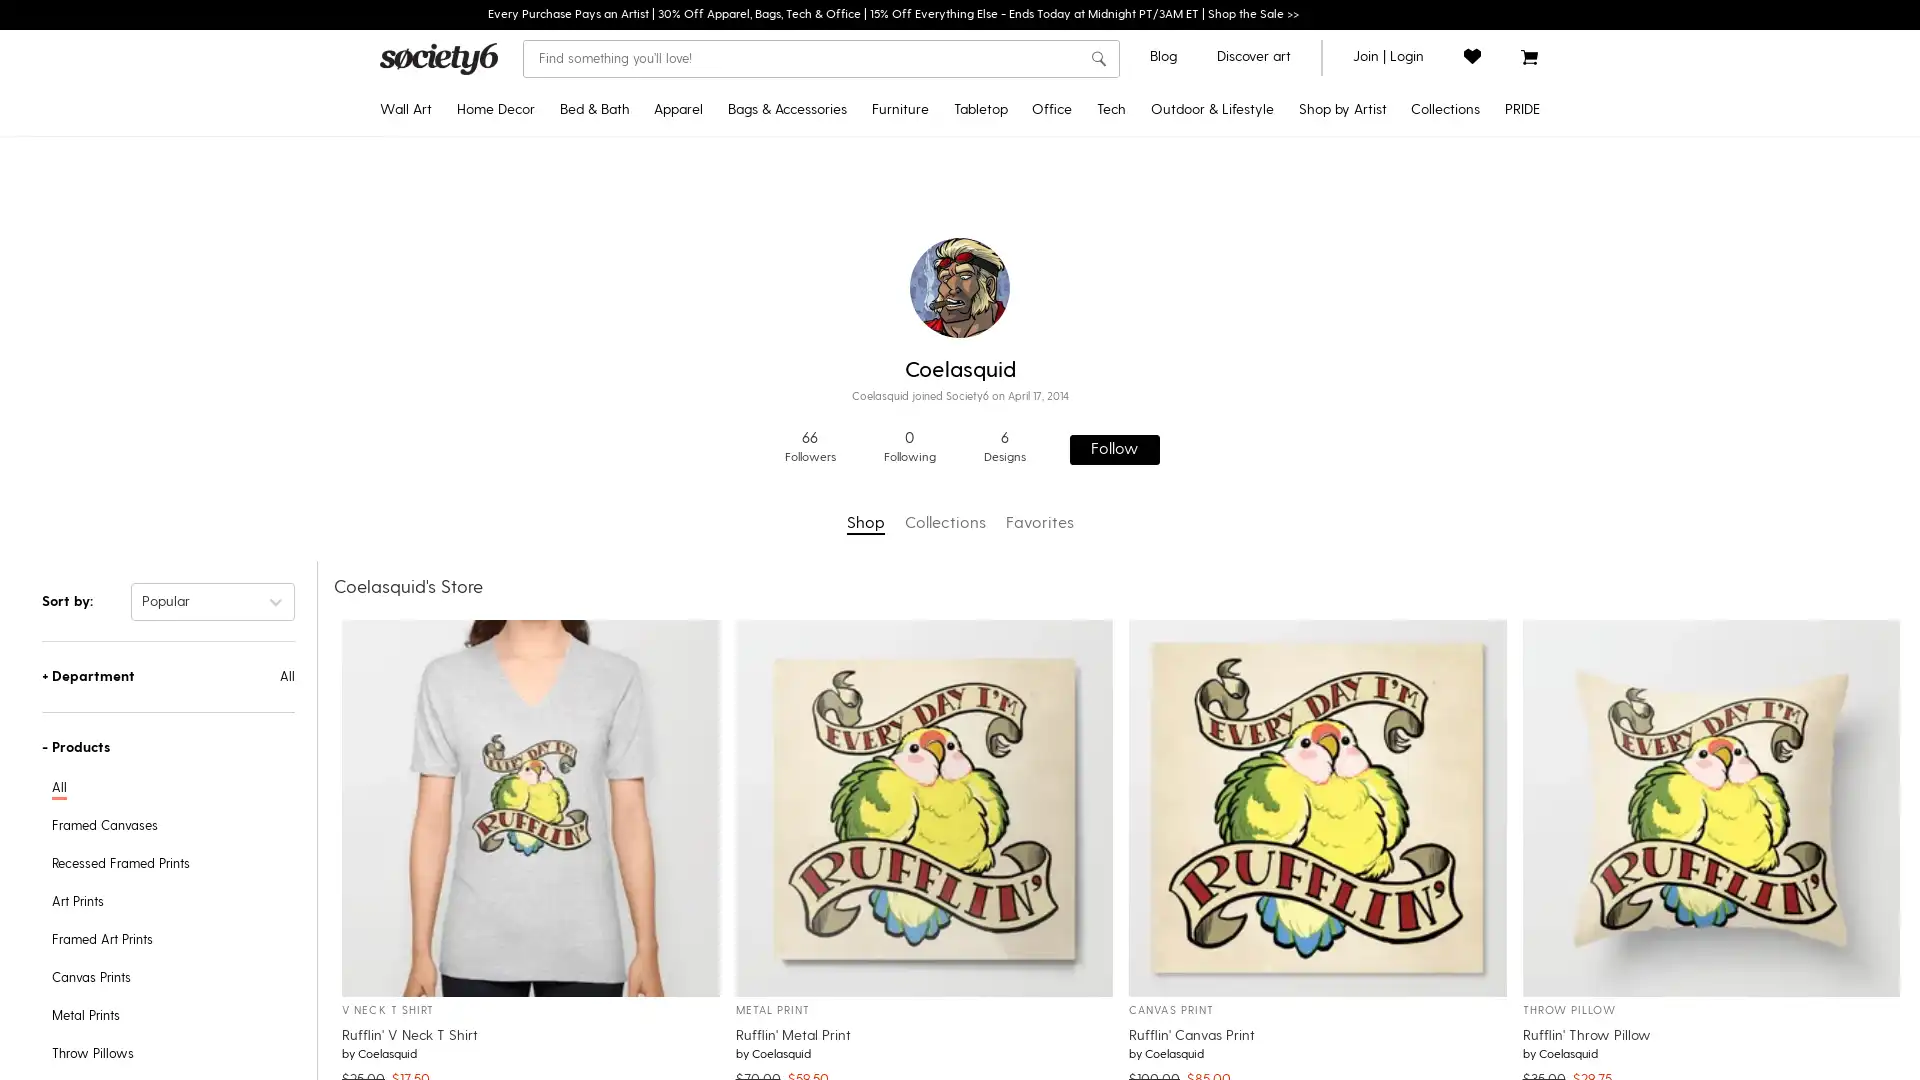  What do you see at coordinates (1371, 579) in the screenshot?
I see `All Collections` at bounding box center [1371, 579].